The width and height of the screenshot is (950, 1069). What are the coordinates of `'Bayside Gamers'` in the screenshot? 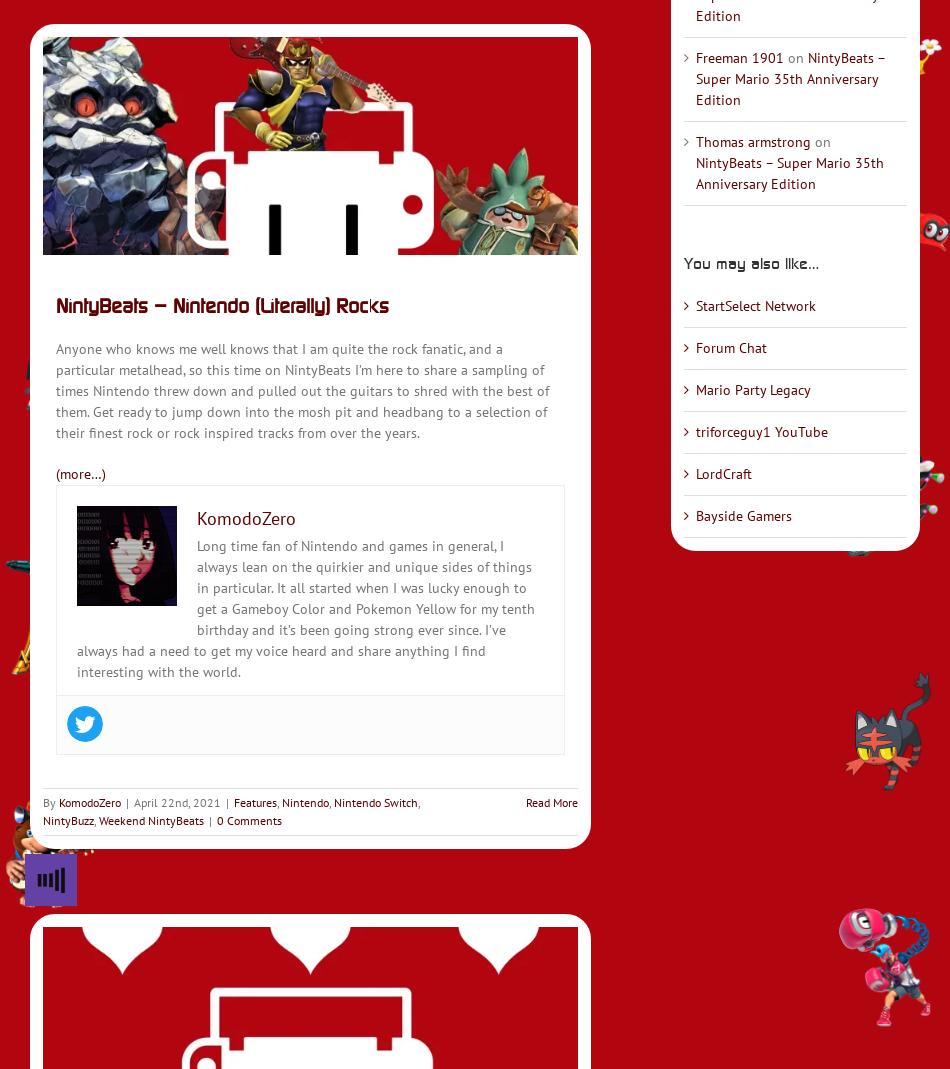 It's located at (741, 515).